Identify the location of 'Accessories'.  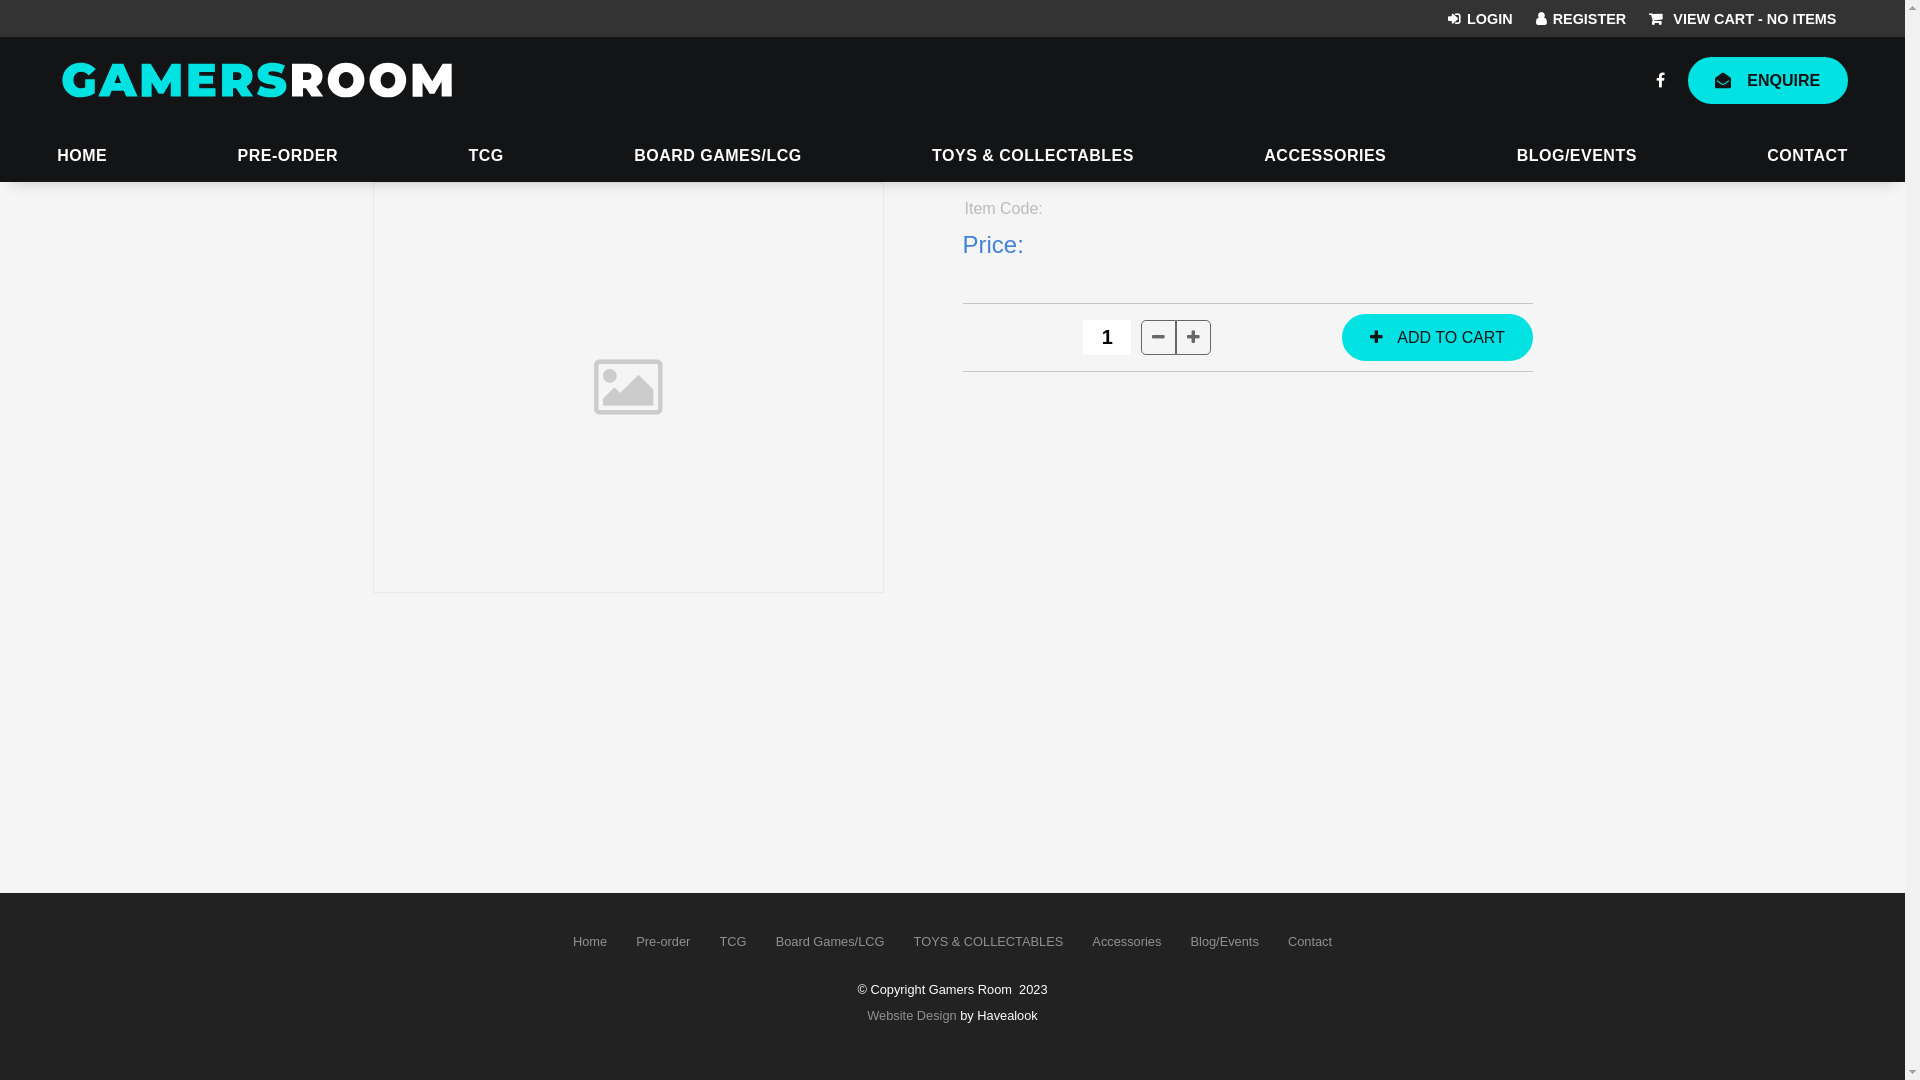
(1127, 941).